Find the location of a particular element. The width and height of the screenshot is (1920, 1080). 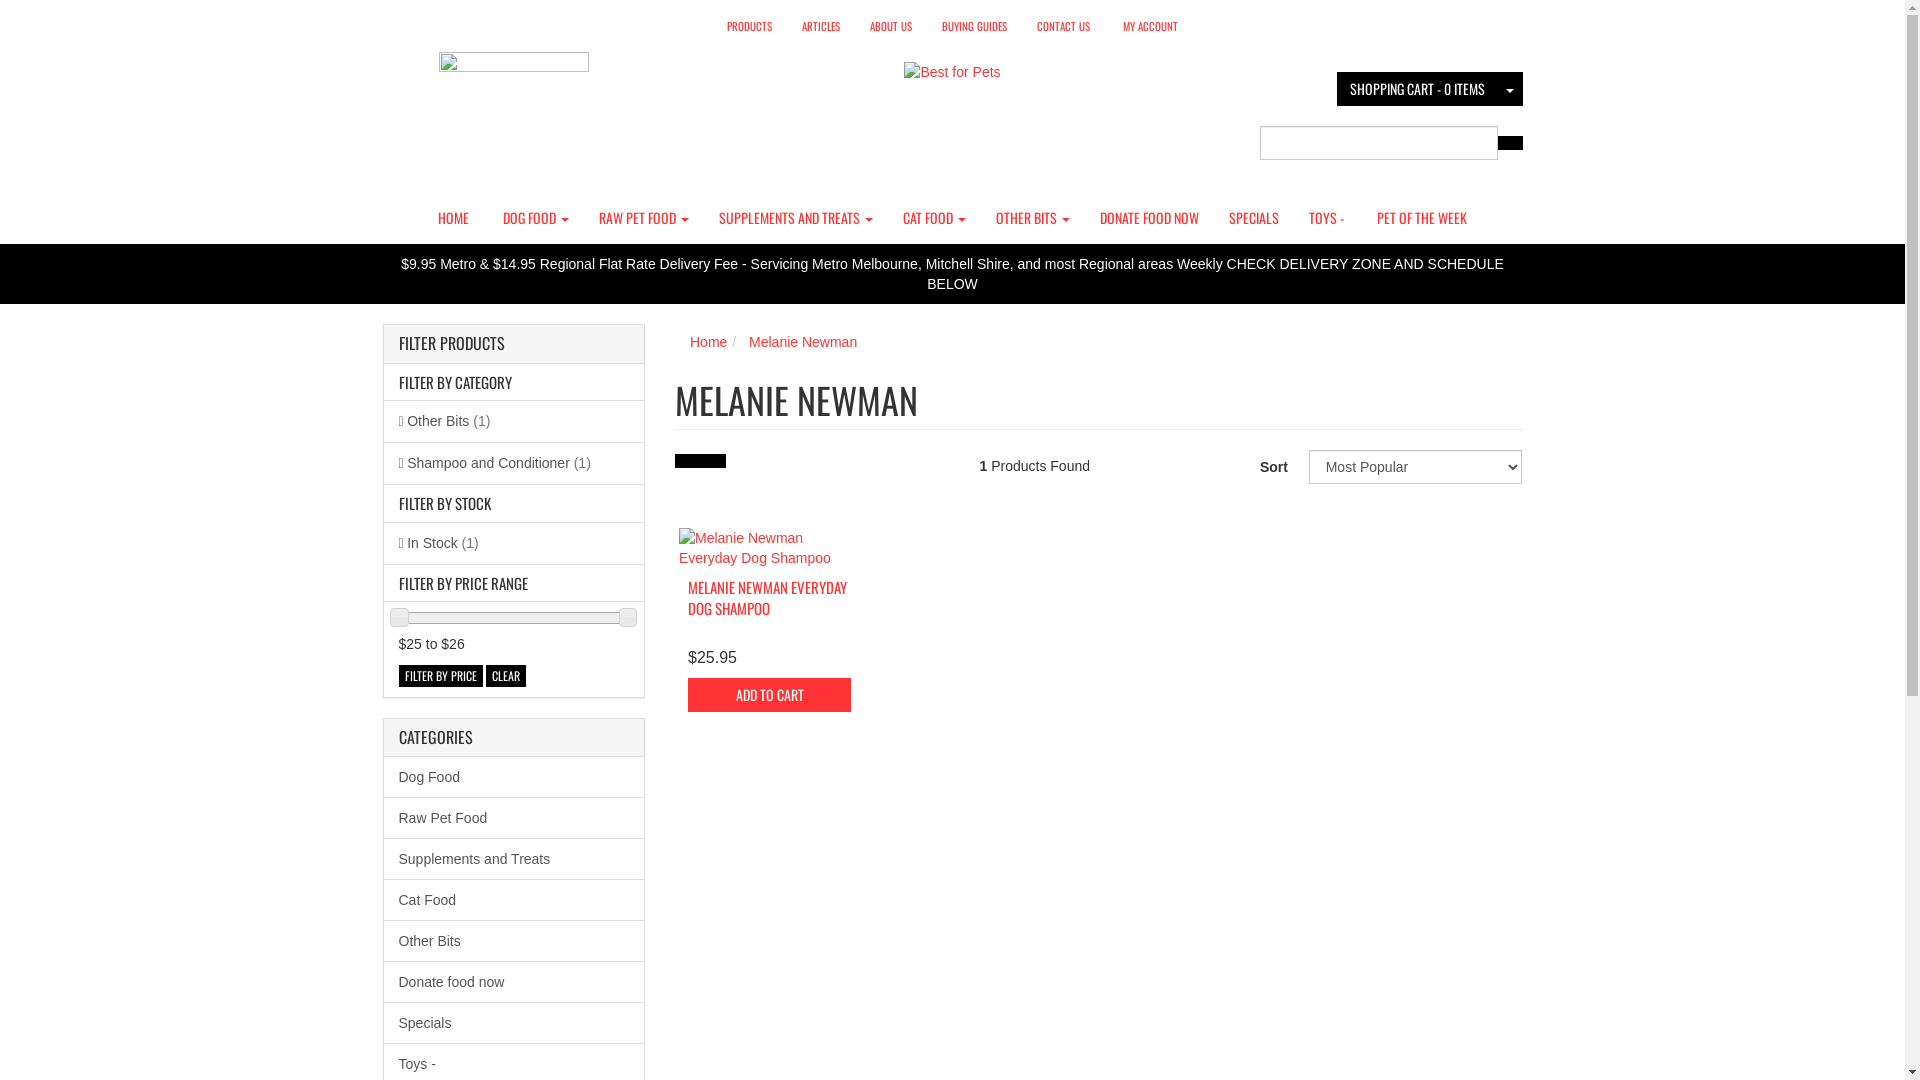

'Donate food now' is located at coordinates (514, 980).